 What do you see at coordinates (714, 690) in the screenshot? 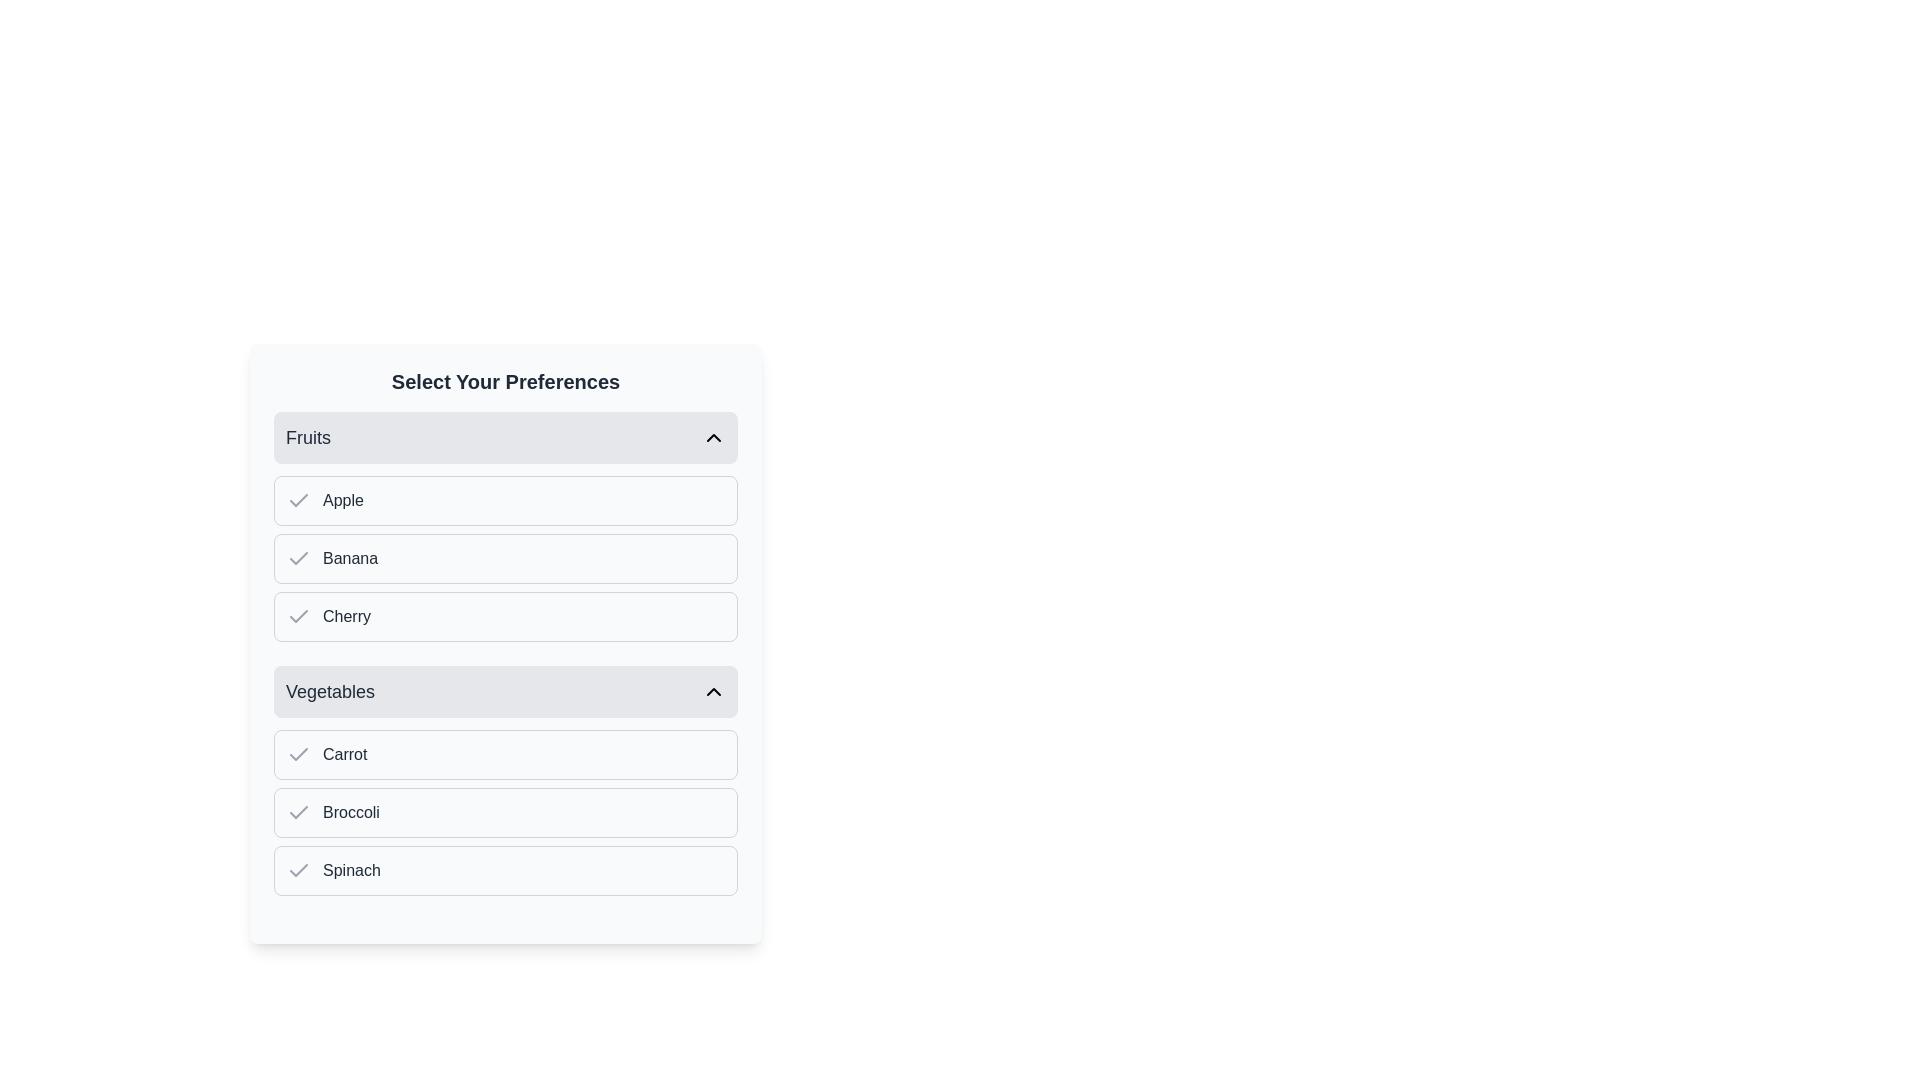
I see `the upward-pointing chevron icon on the right side of the 'Vegetables' section header` at bounding box center [714, 690].